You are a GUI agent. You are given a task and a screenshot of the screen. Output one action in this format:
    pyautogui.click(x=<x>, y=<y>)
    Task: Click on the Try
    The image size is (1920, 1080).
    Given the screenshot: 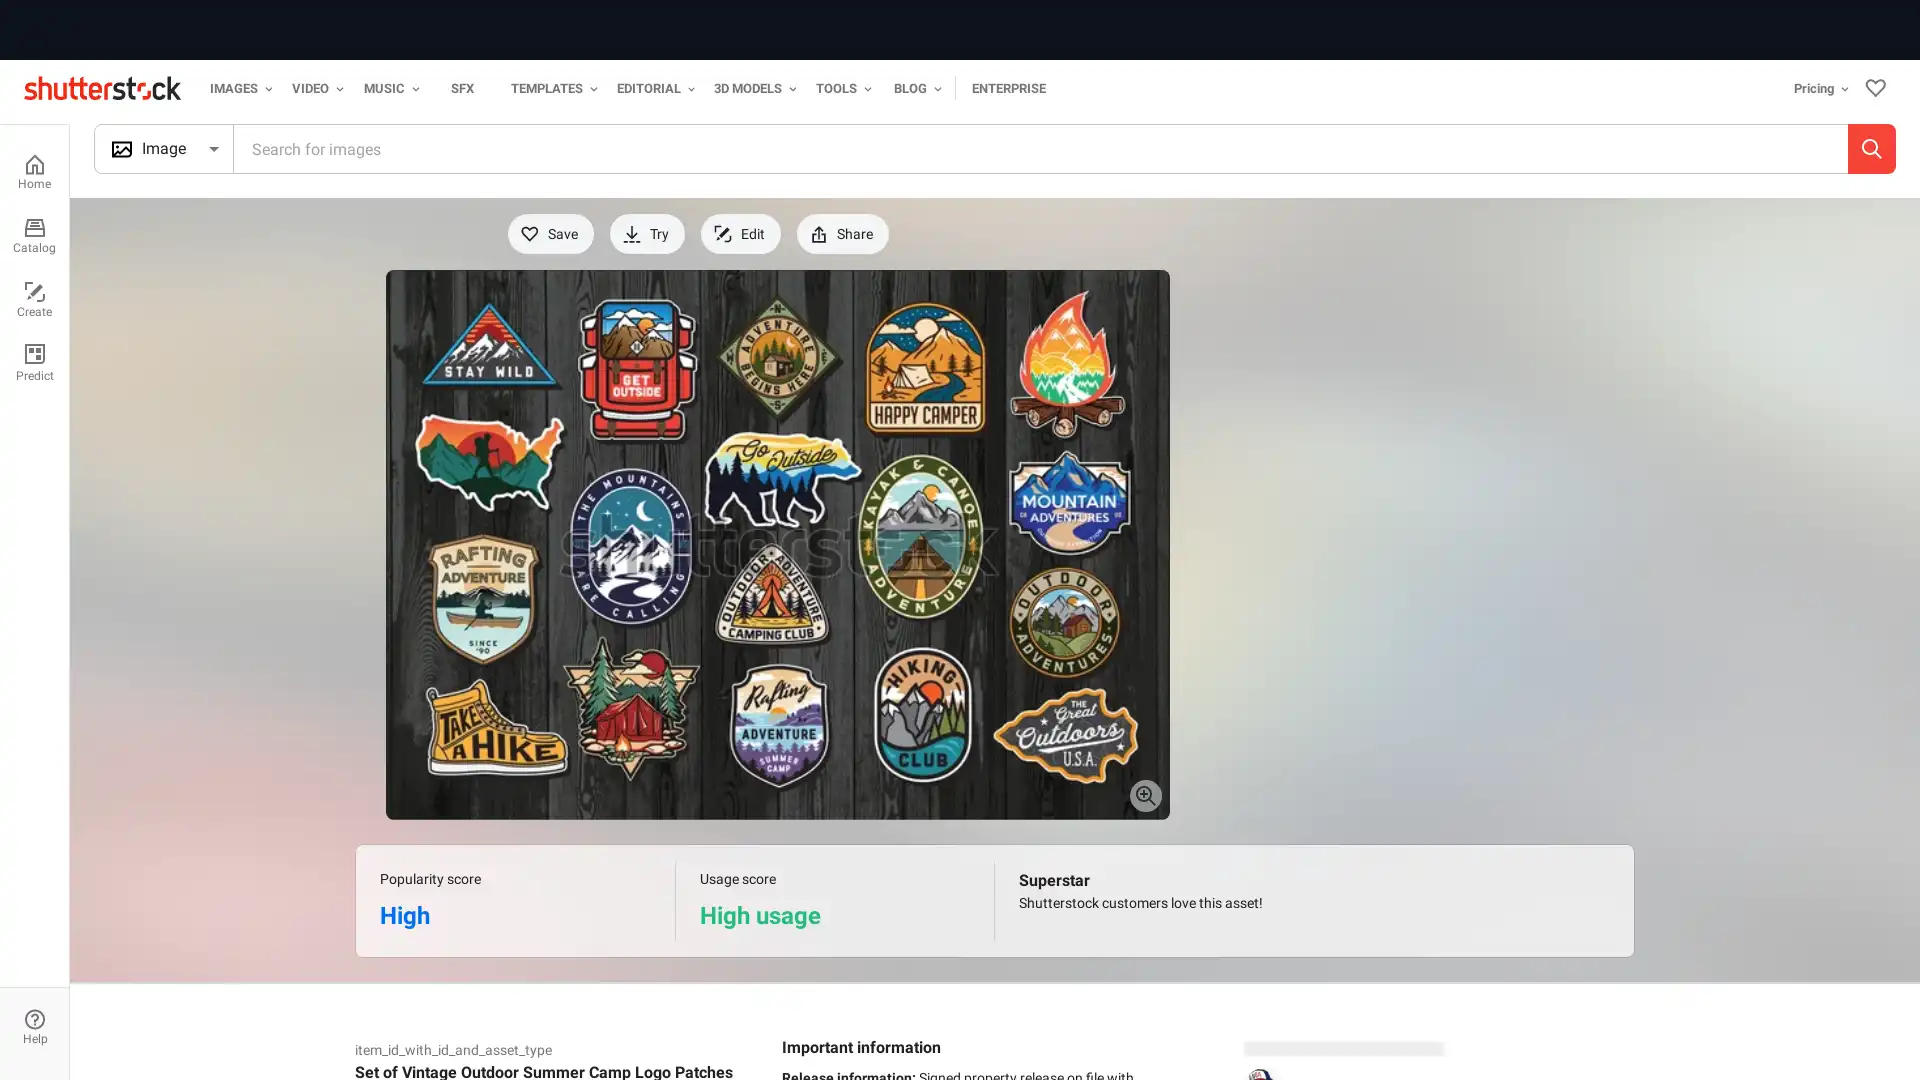 What is the action you would take?
    pyautogui.click(x=616, y=233)
    